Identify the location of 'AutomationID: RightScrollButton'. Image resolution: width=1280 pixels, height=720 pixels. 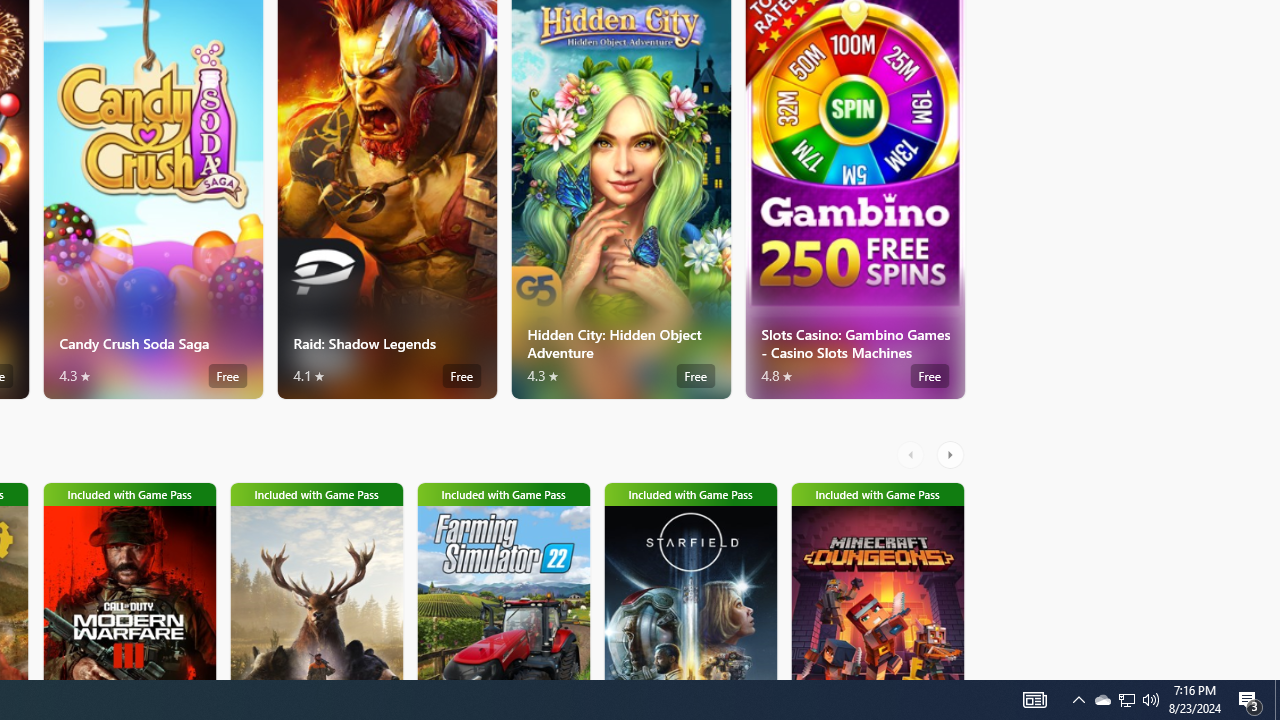
(951, 455).